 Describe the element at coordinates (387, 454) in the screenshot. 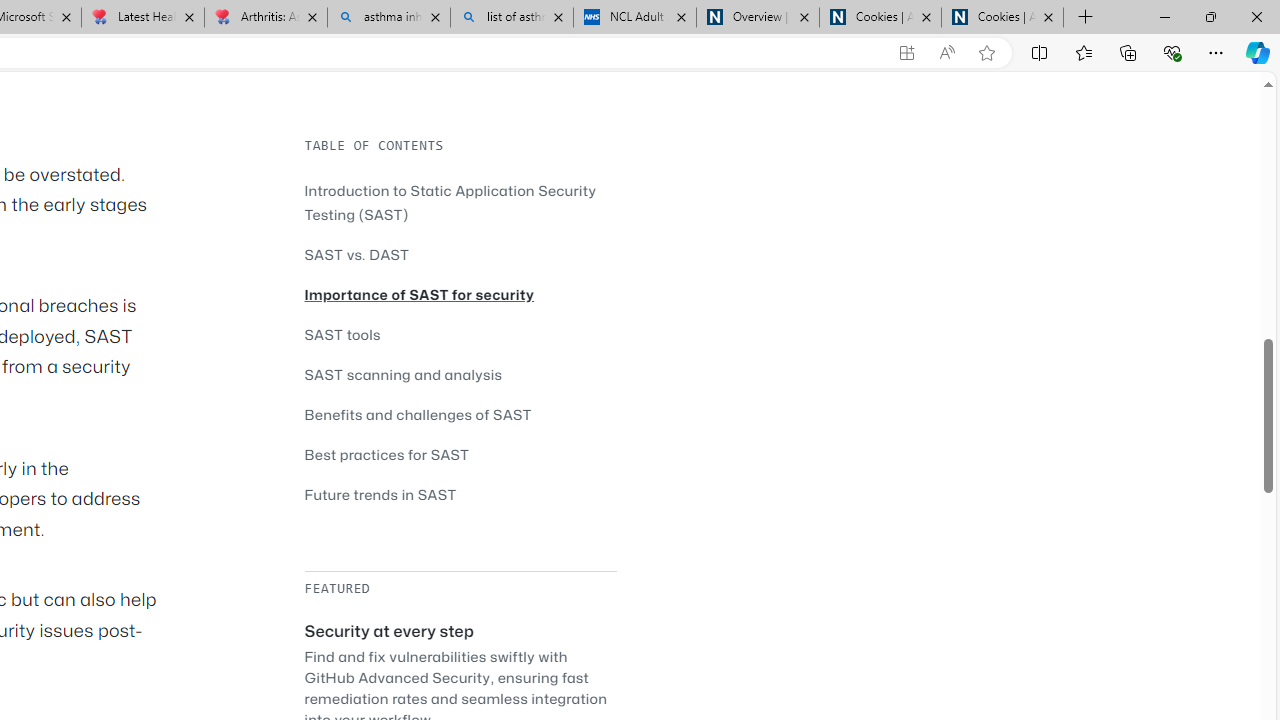

I see `'Best practices for SAST'` at that location.